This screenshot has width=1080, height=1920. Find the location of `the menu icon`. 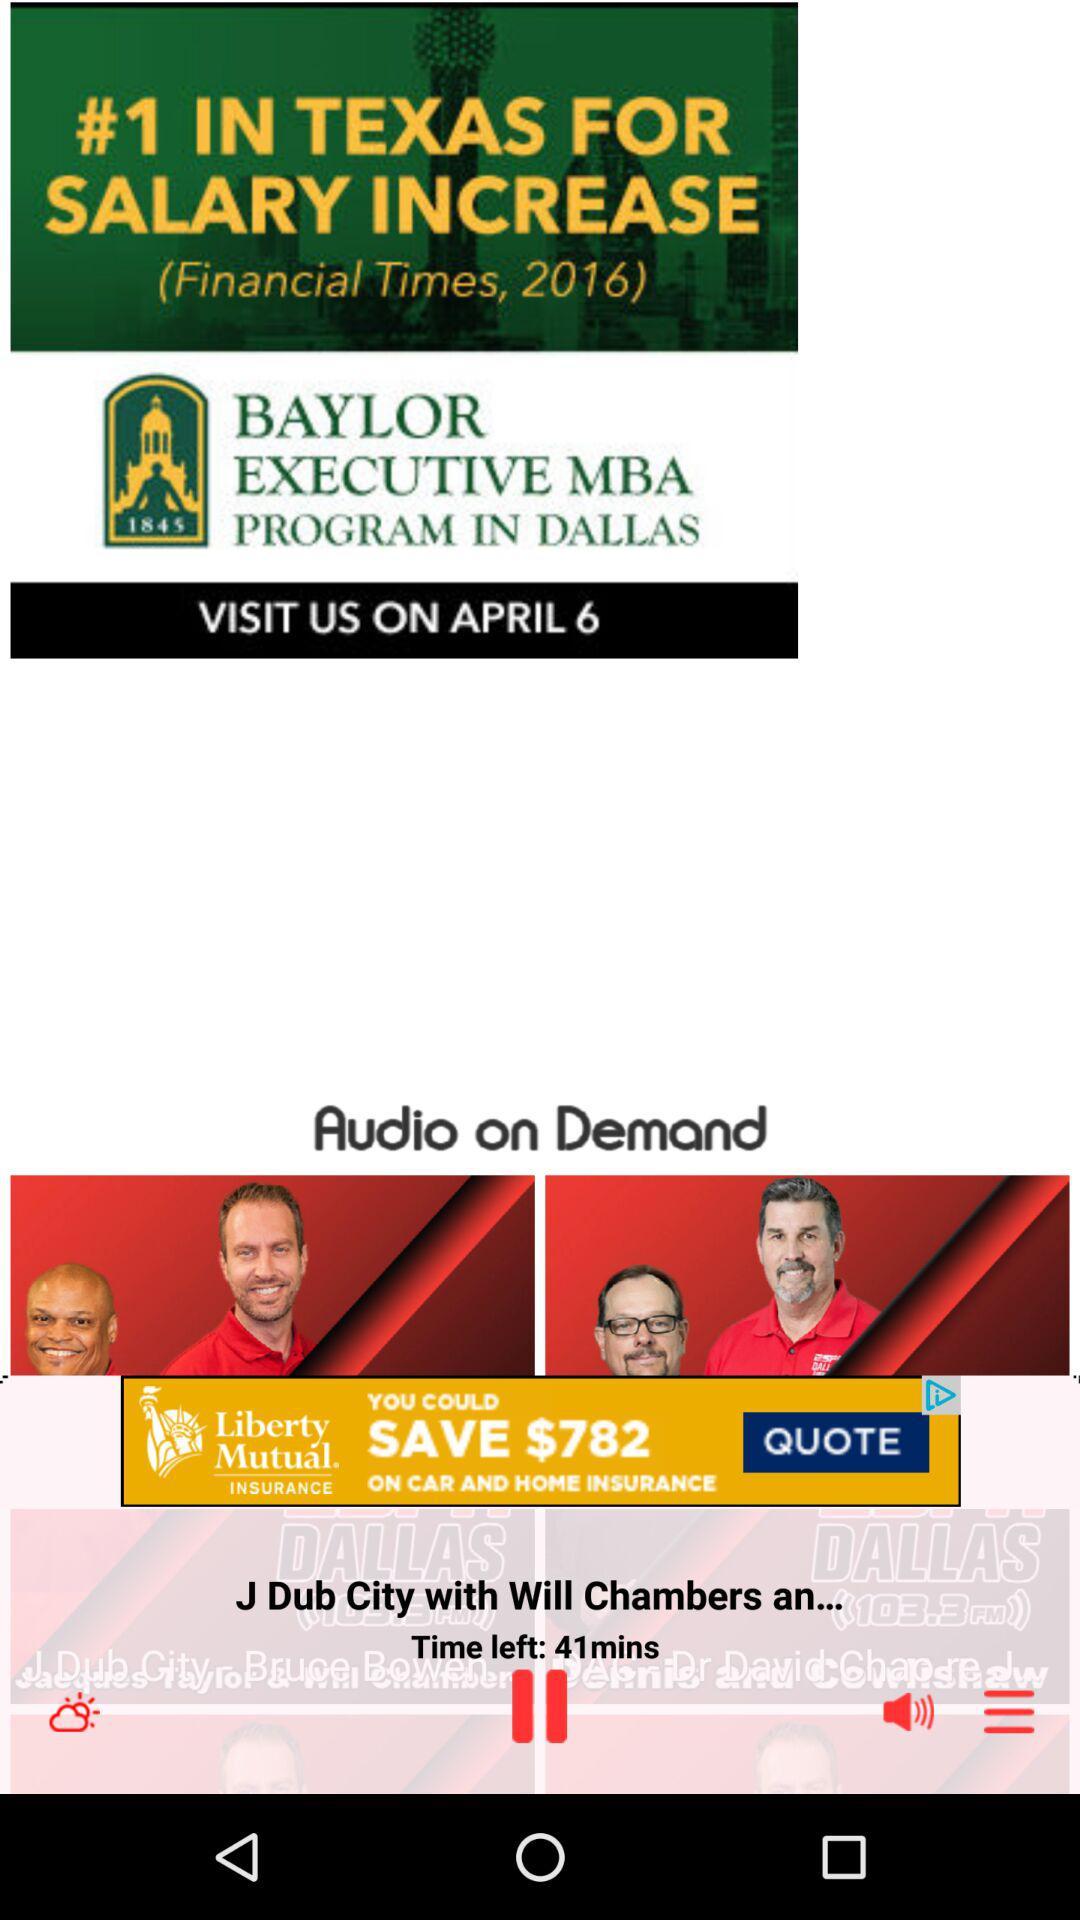

the menu icon is located at coordinates (1009, 1832).